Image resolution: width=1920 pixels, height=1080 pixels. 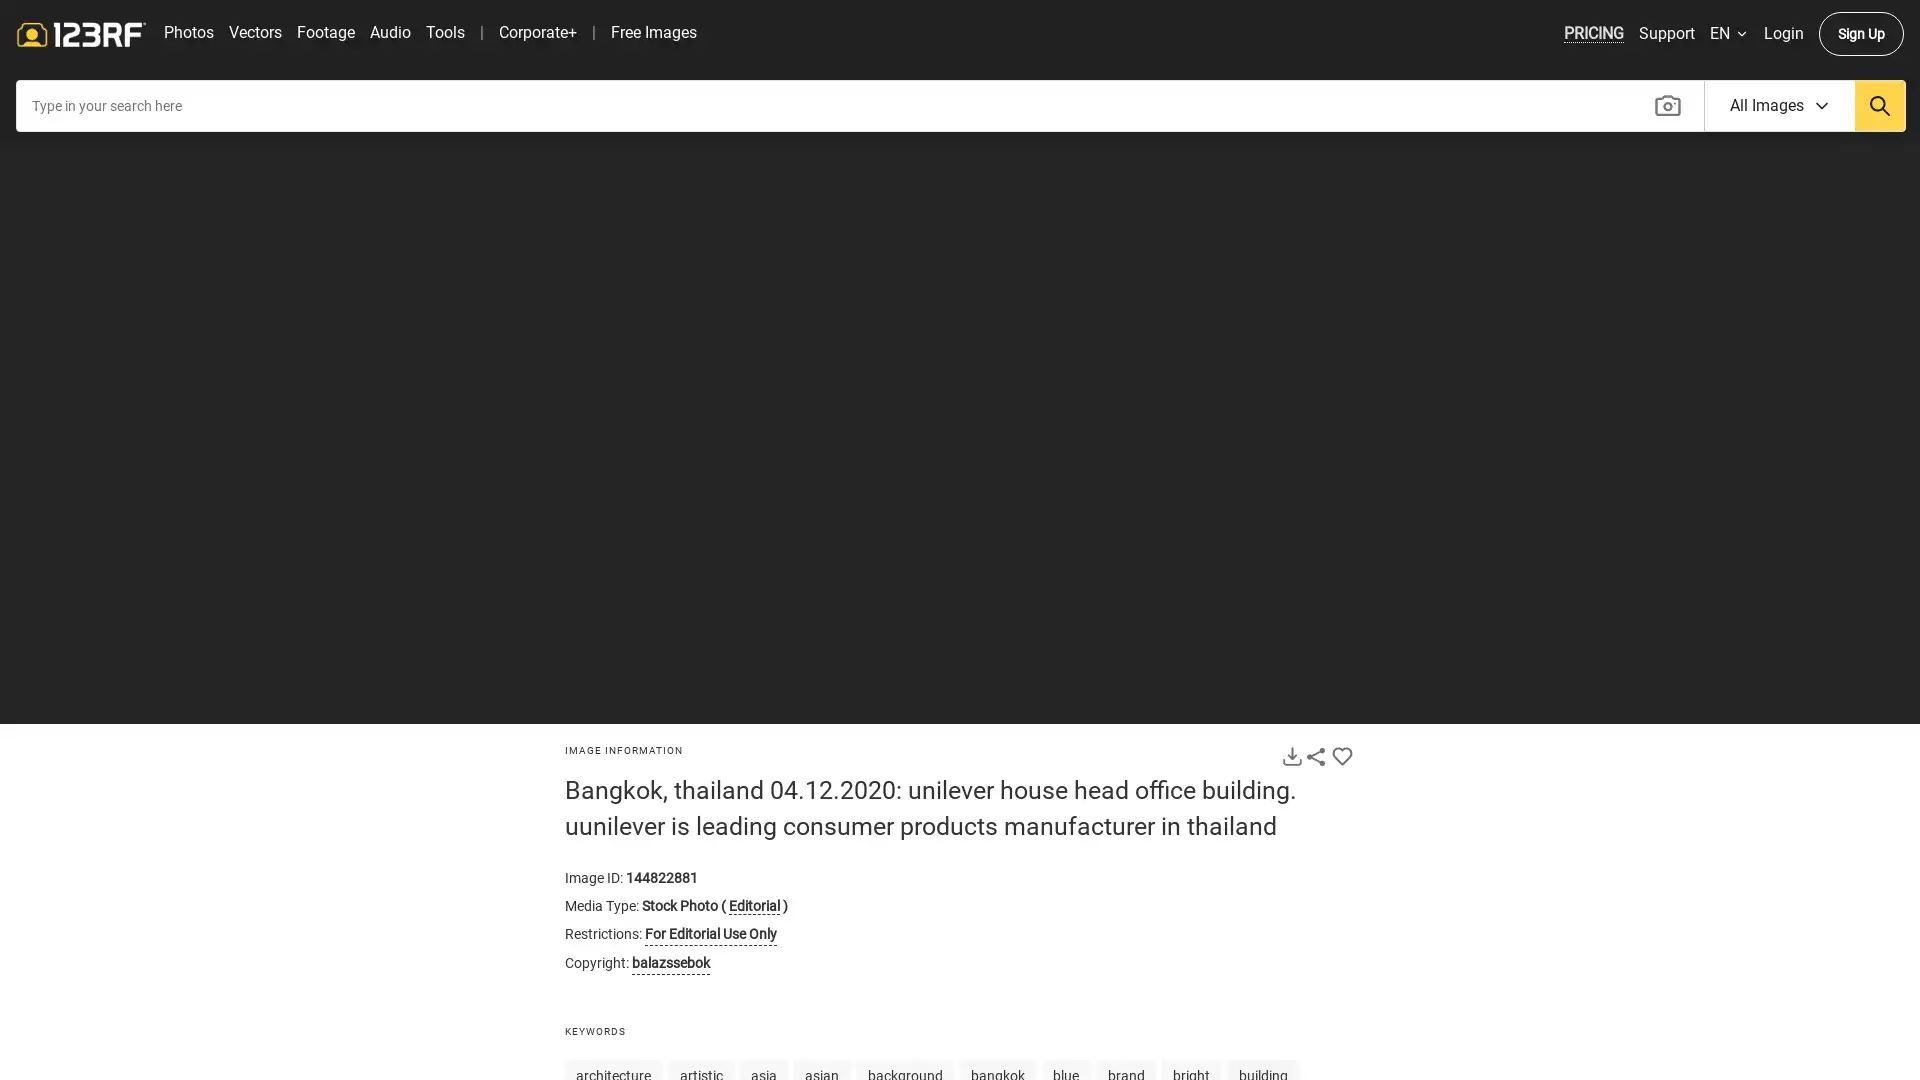 I want to click on INSTAGRAM_POST Instagram post 1080 x 1080 px, so click(x=1698, y=907).